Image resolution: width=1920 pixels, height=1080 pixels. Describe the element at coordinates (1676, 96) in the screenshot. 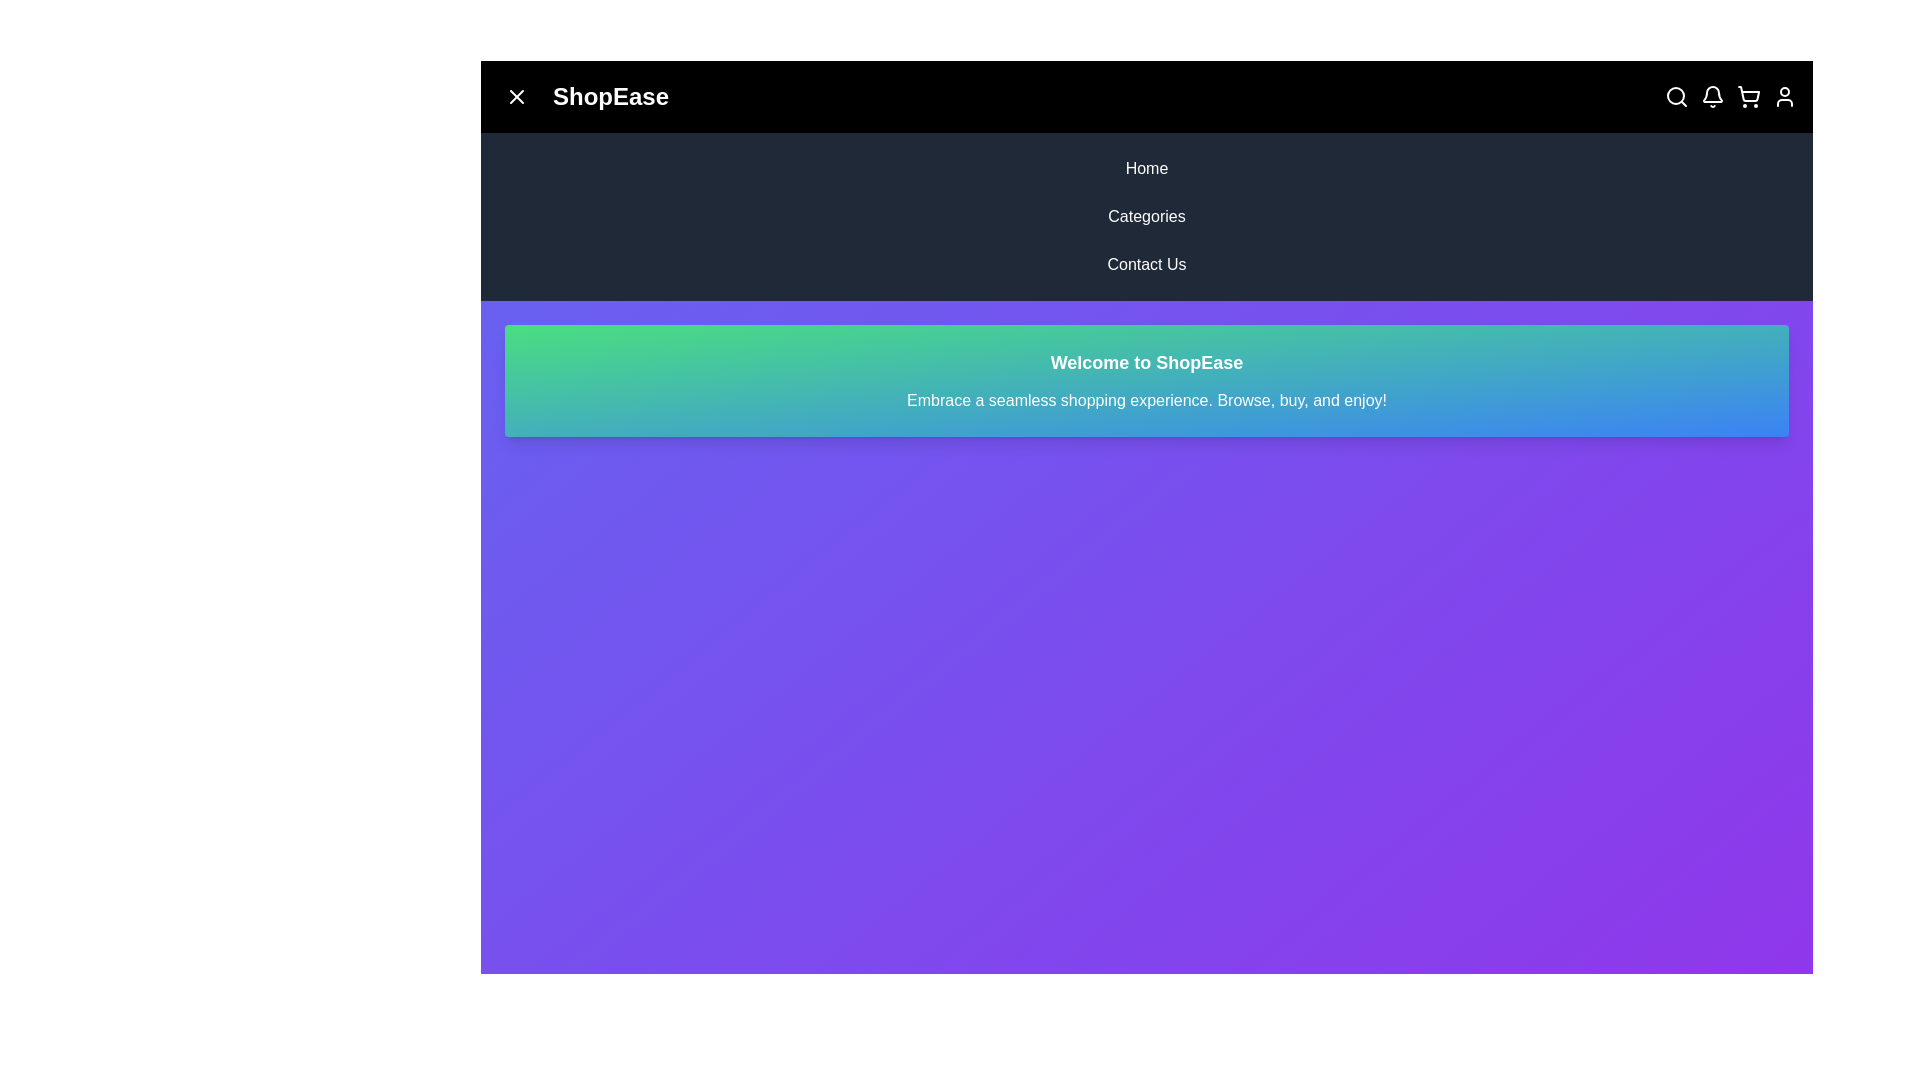

I see `the search icon in the top right corner of the app bar` at that location.